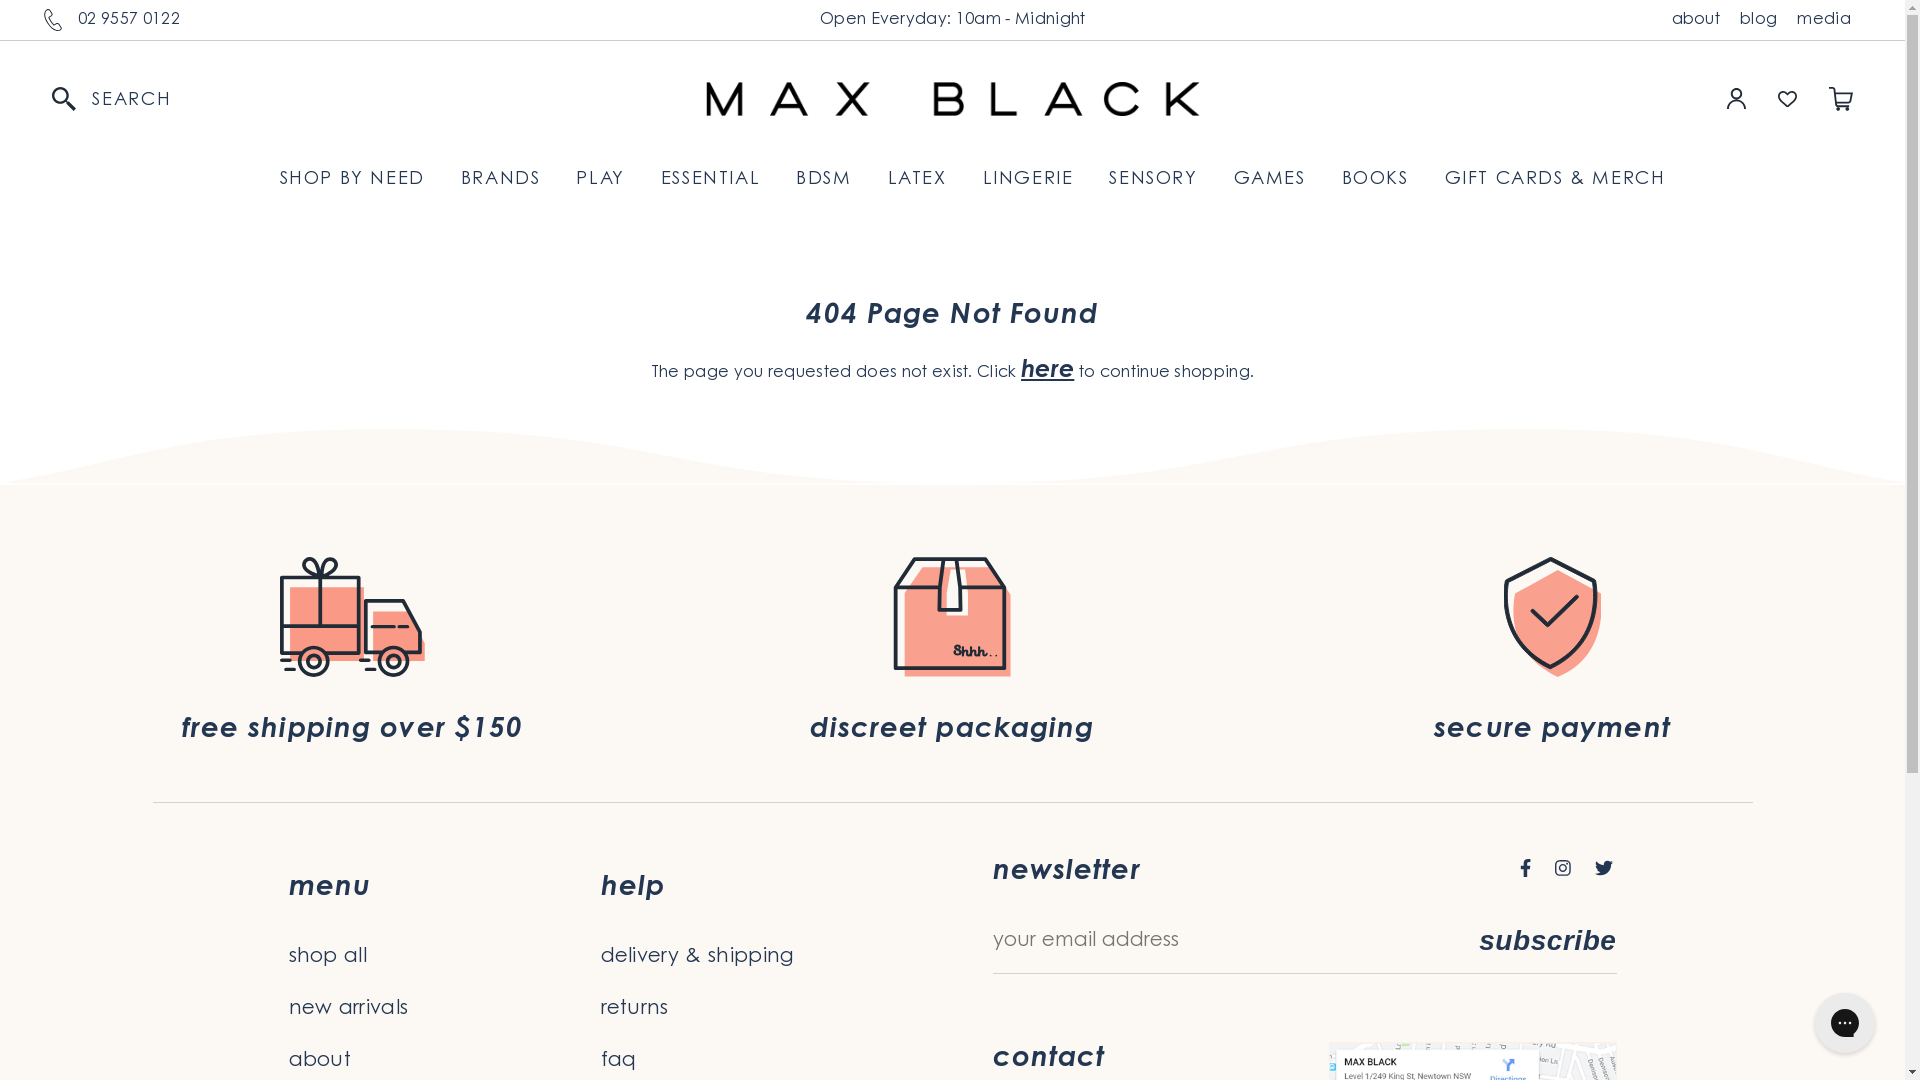 The height and width of the screenshot is (1080, 1920). I want to click on 'blog', so click(1728, 19).